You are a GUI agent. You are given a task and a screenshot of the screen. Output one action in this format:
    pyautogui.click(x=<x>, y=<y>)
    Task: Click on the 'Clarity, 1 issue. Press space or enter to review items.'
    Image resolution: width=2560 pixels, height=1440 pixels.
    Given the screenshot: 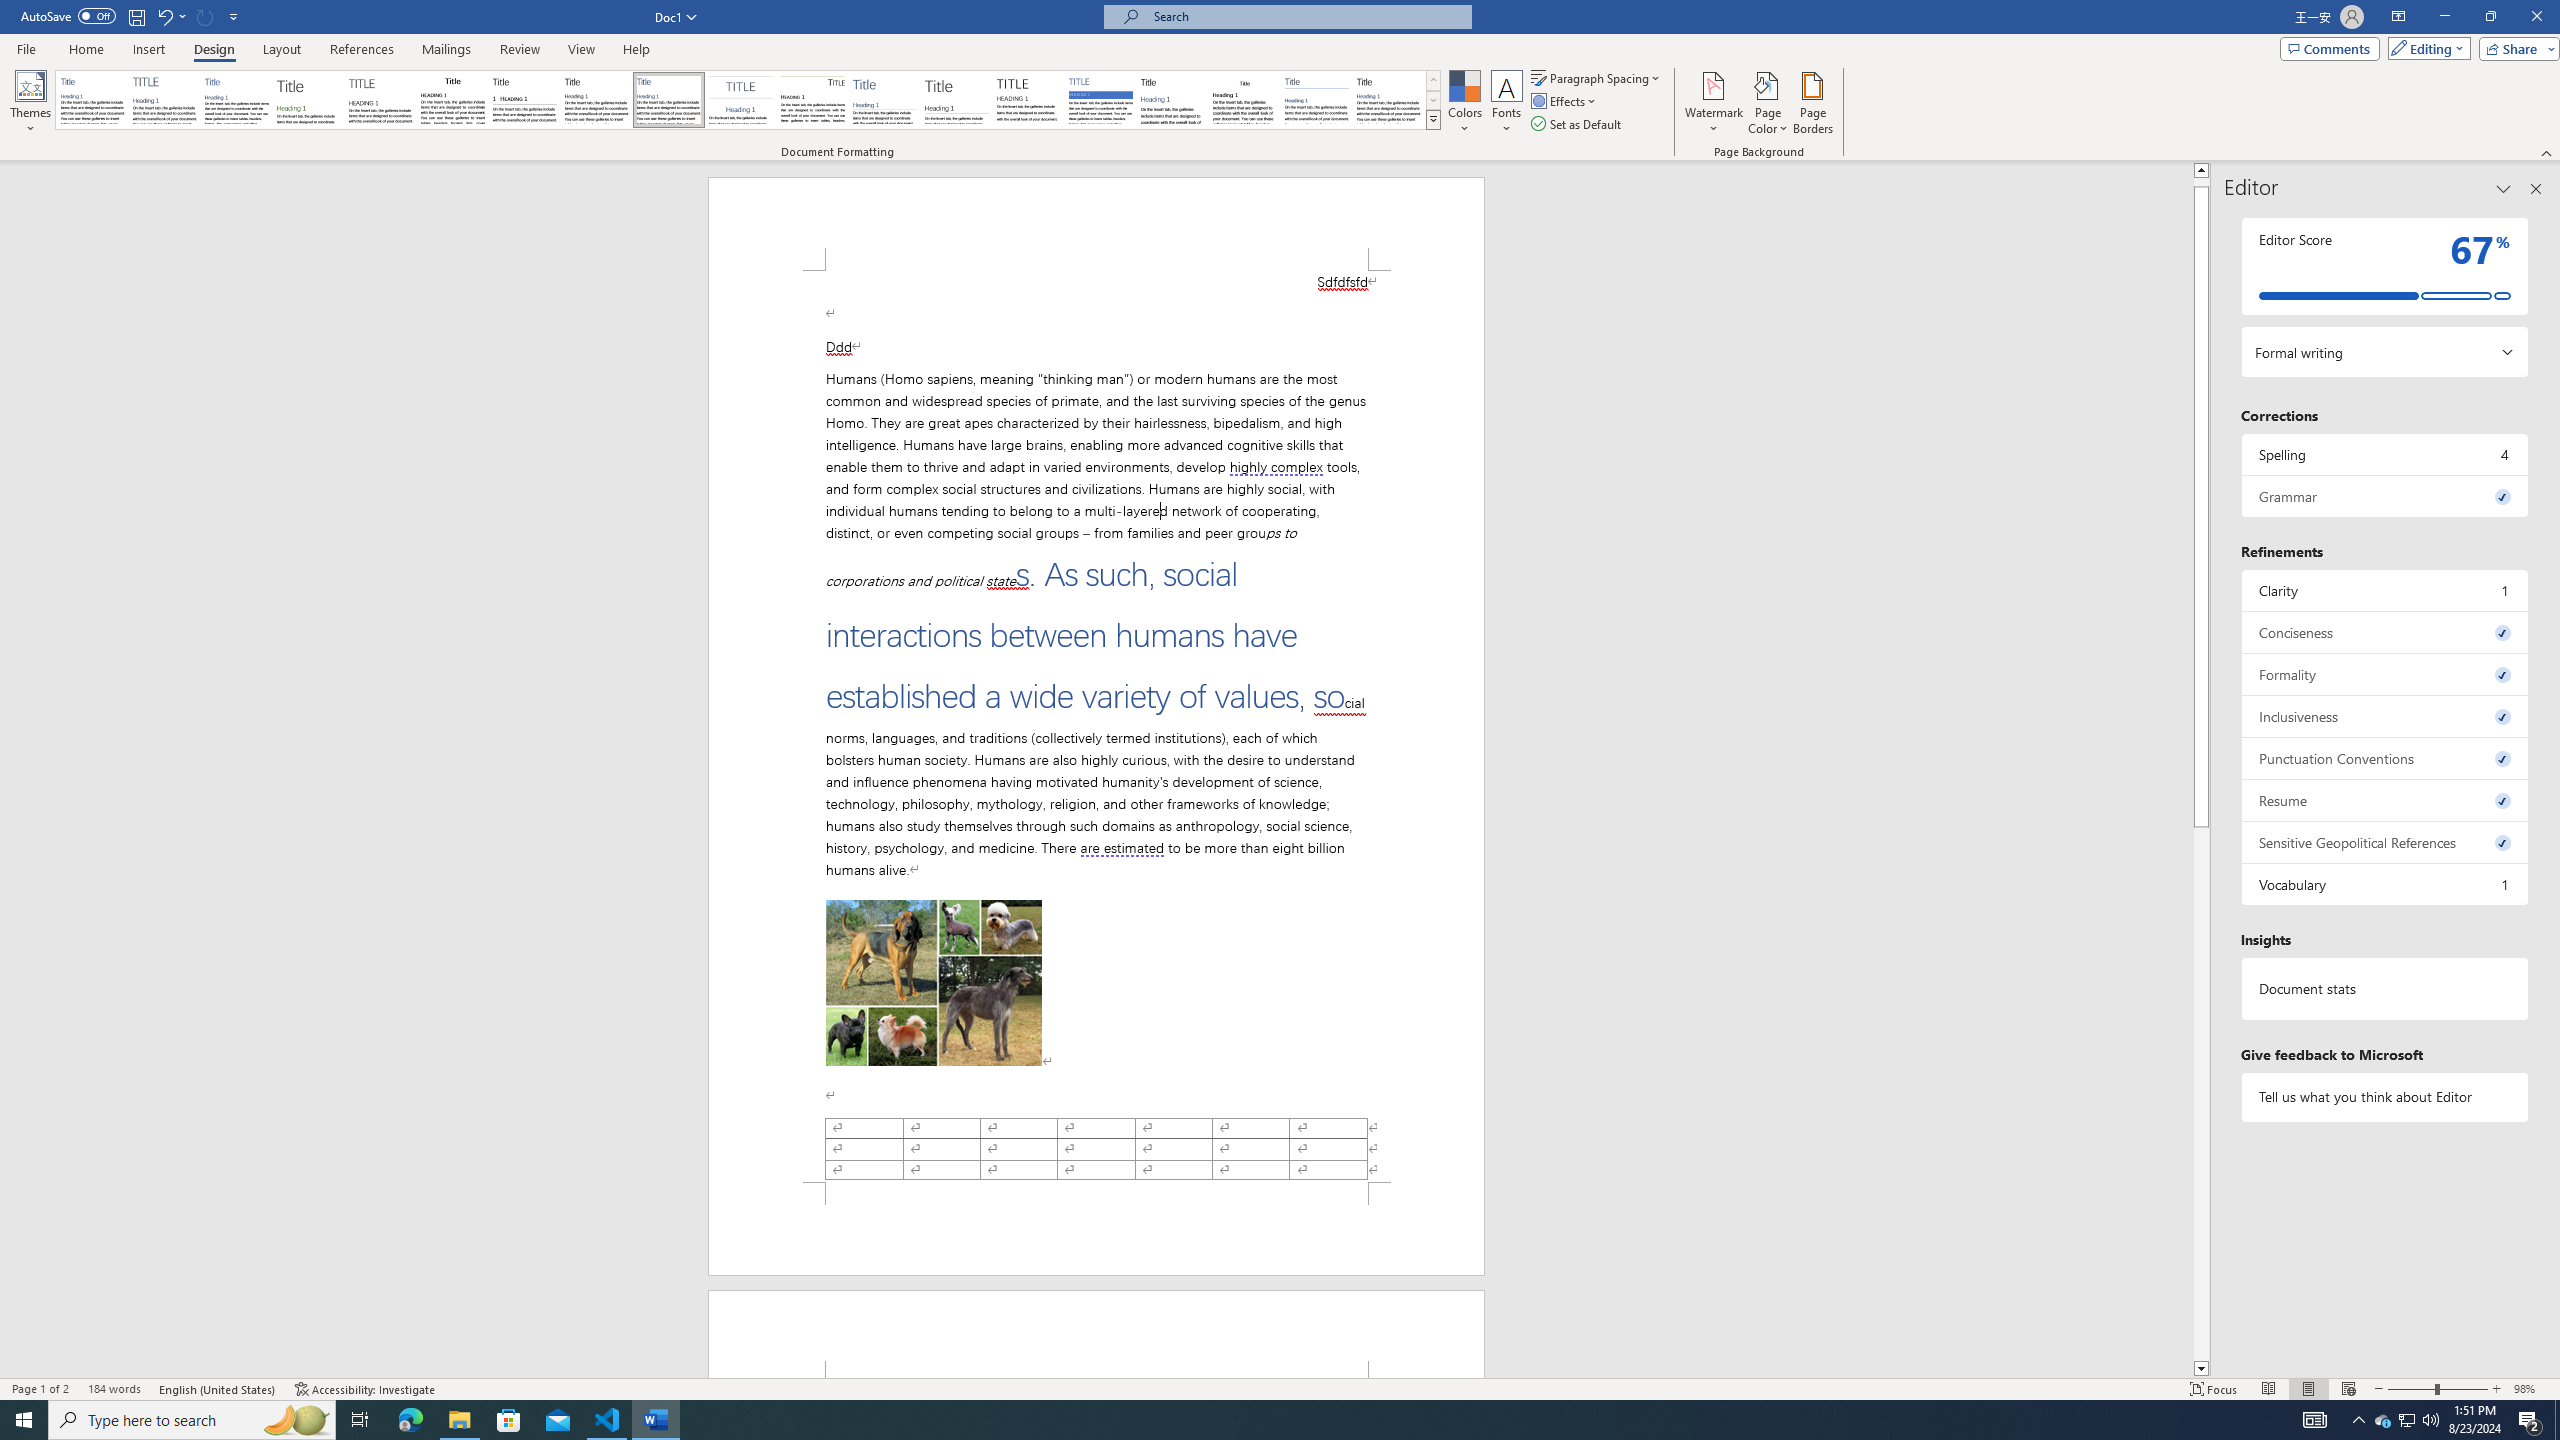 What is the action you would take?
    pyautogui.click(x=2384, y=589)
    